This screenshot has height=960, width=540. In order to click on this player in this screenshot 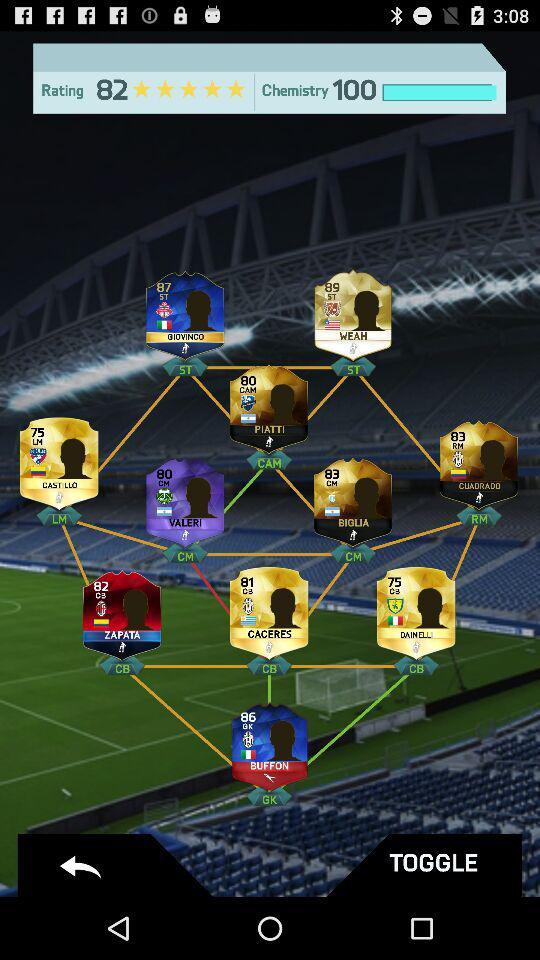, I will do `click(269, 403)`.